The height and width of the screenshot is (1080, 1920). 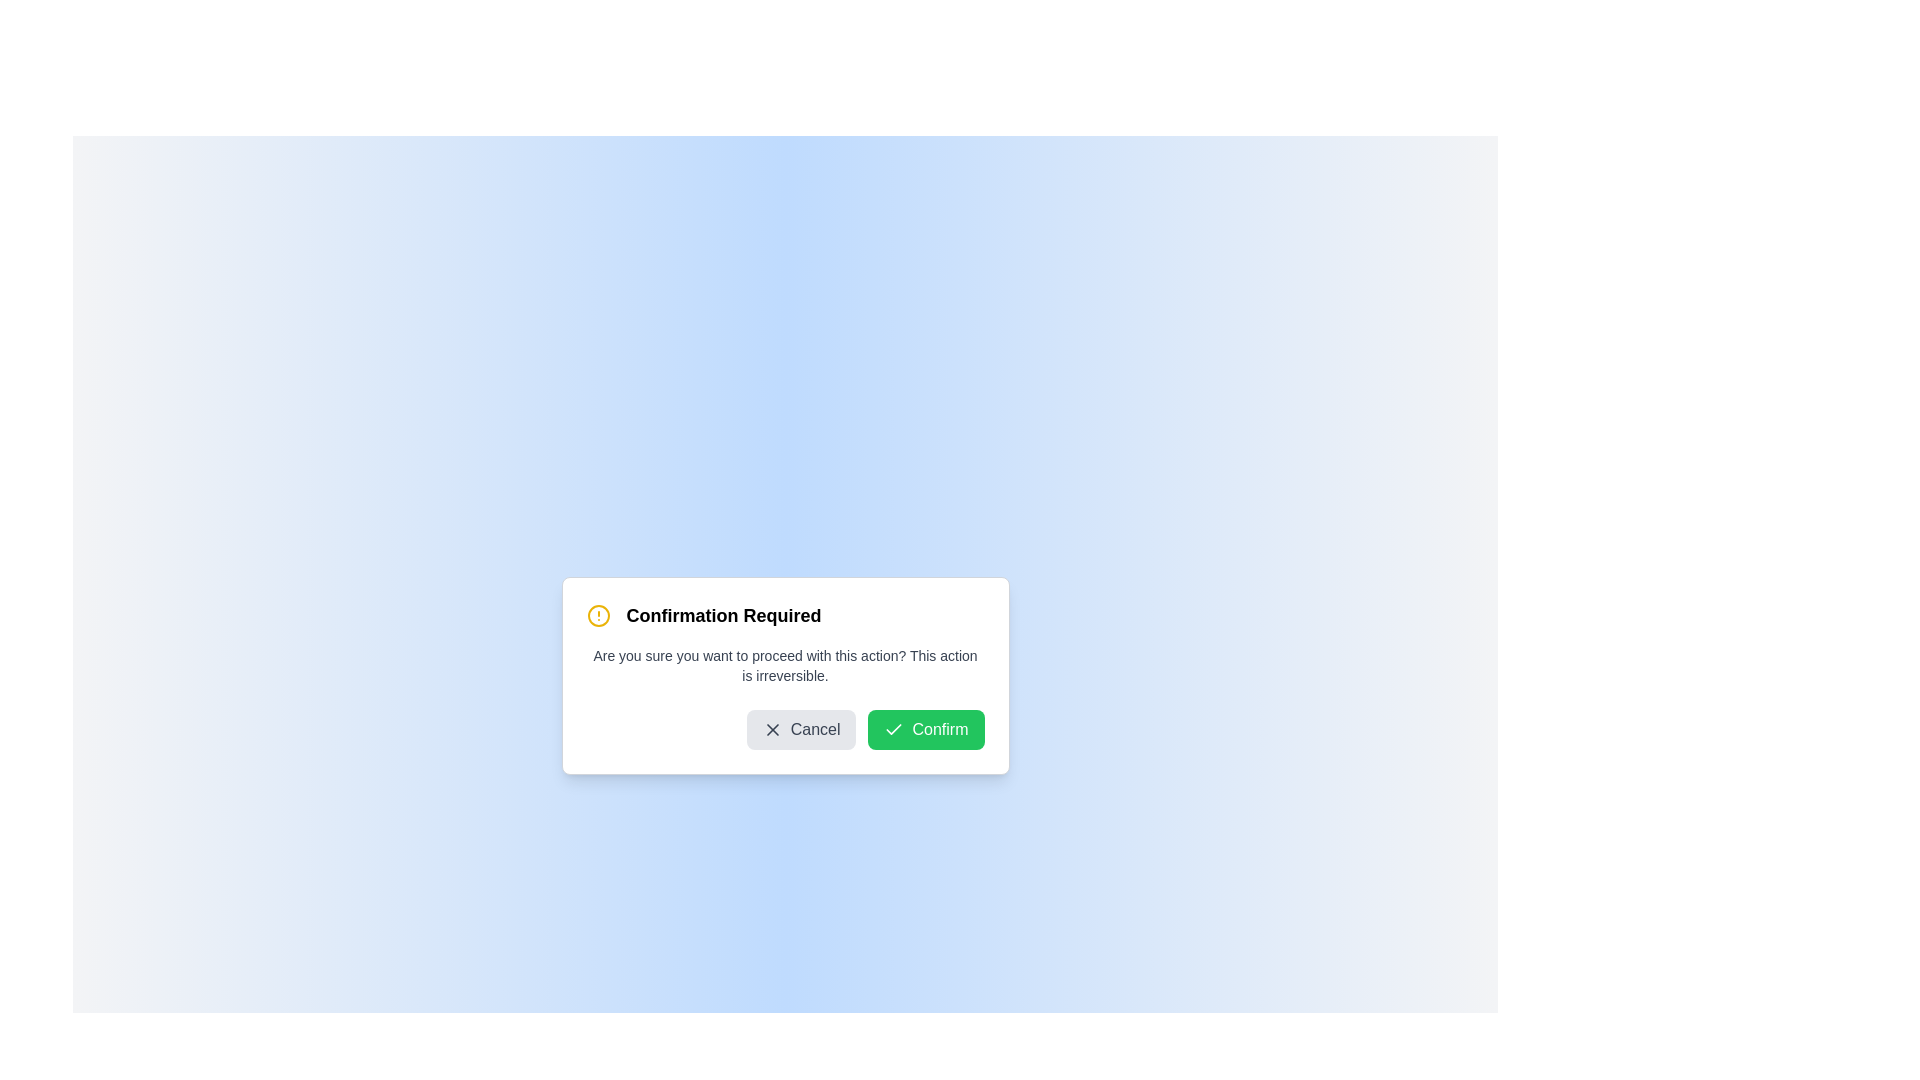 What do you see at coordinates (925, 729) in the screenshot?
I see `the 'Confirm' button located in the modal dialog box to confirm the action and proceed with the task` at bounding box center [925, 729].